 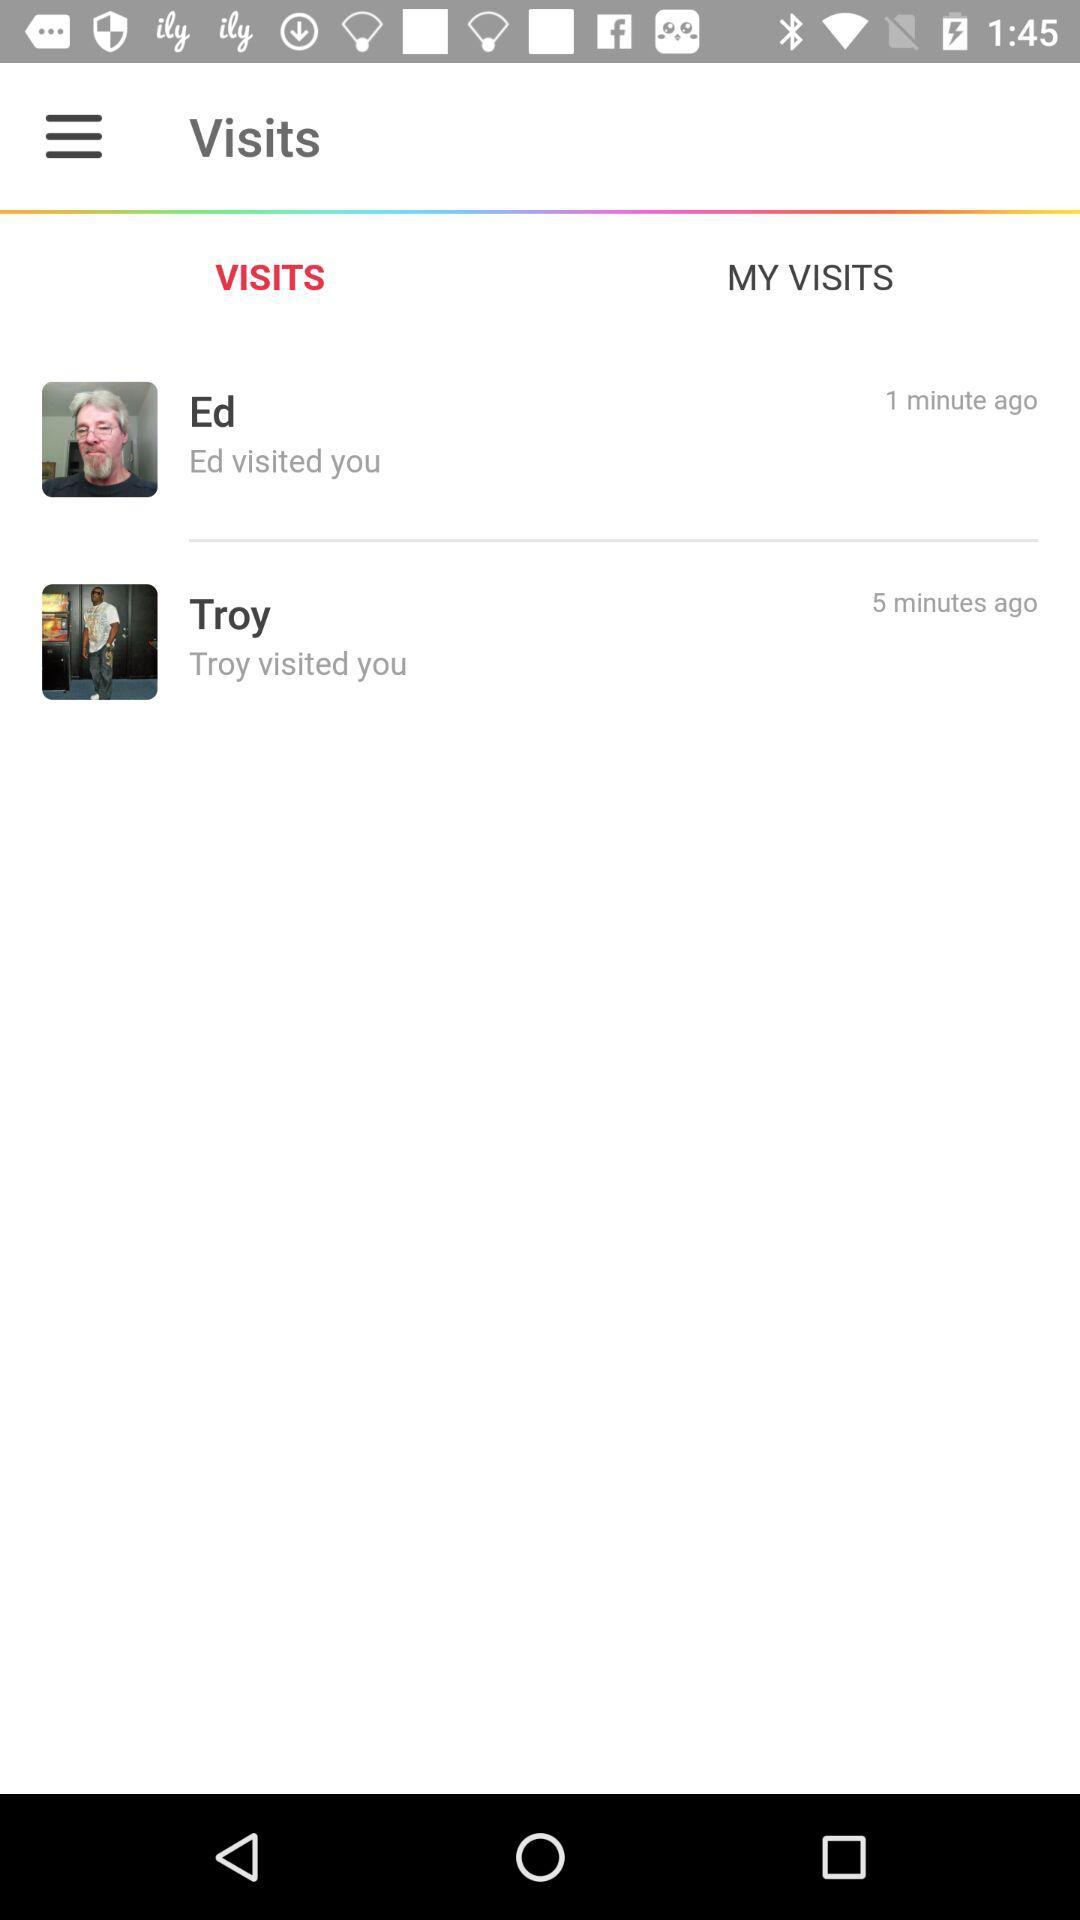 I want to click on item to the left of the visits, so click(x=72, y=135).